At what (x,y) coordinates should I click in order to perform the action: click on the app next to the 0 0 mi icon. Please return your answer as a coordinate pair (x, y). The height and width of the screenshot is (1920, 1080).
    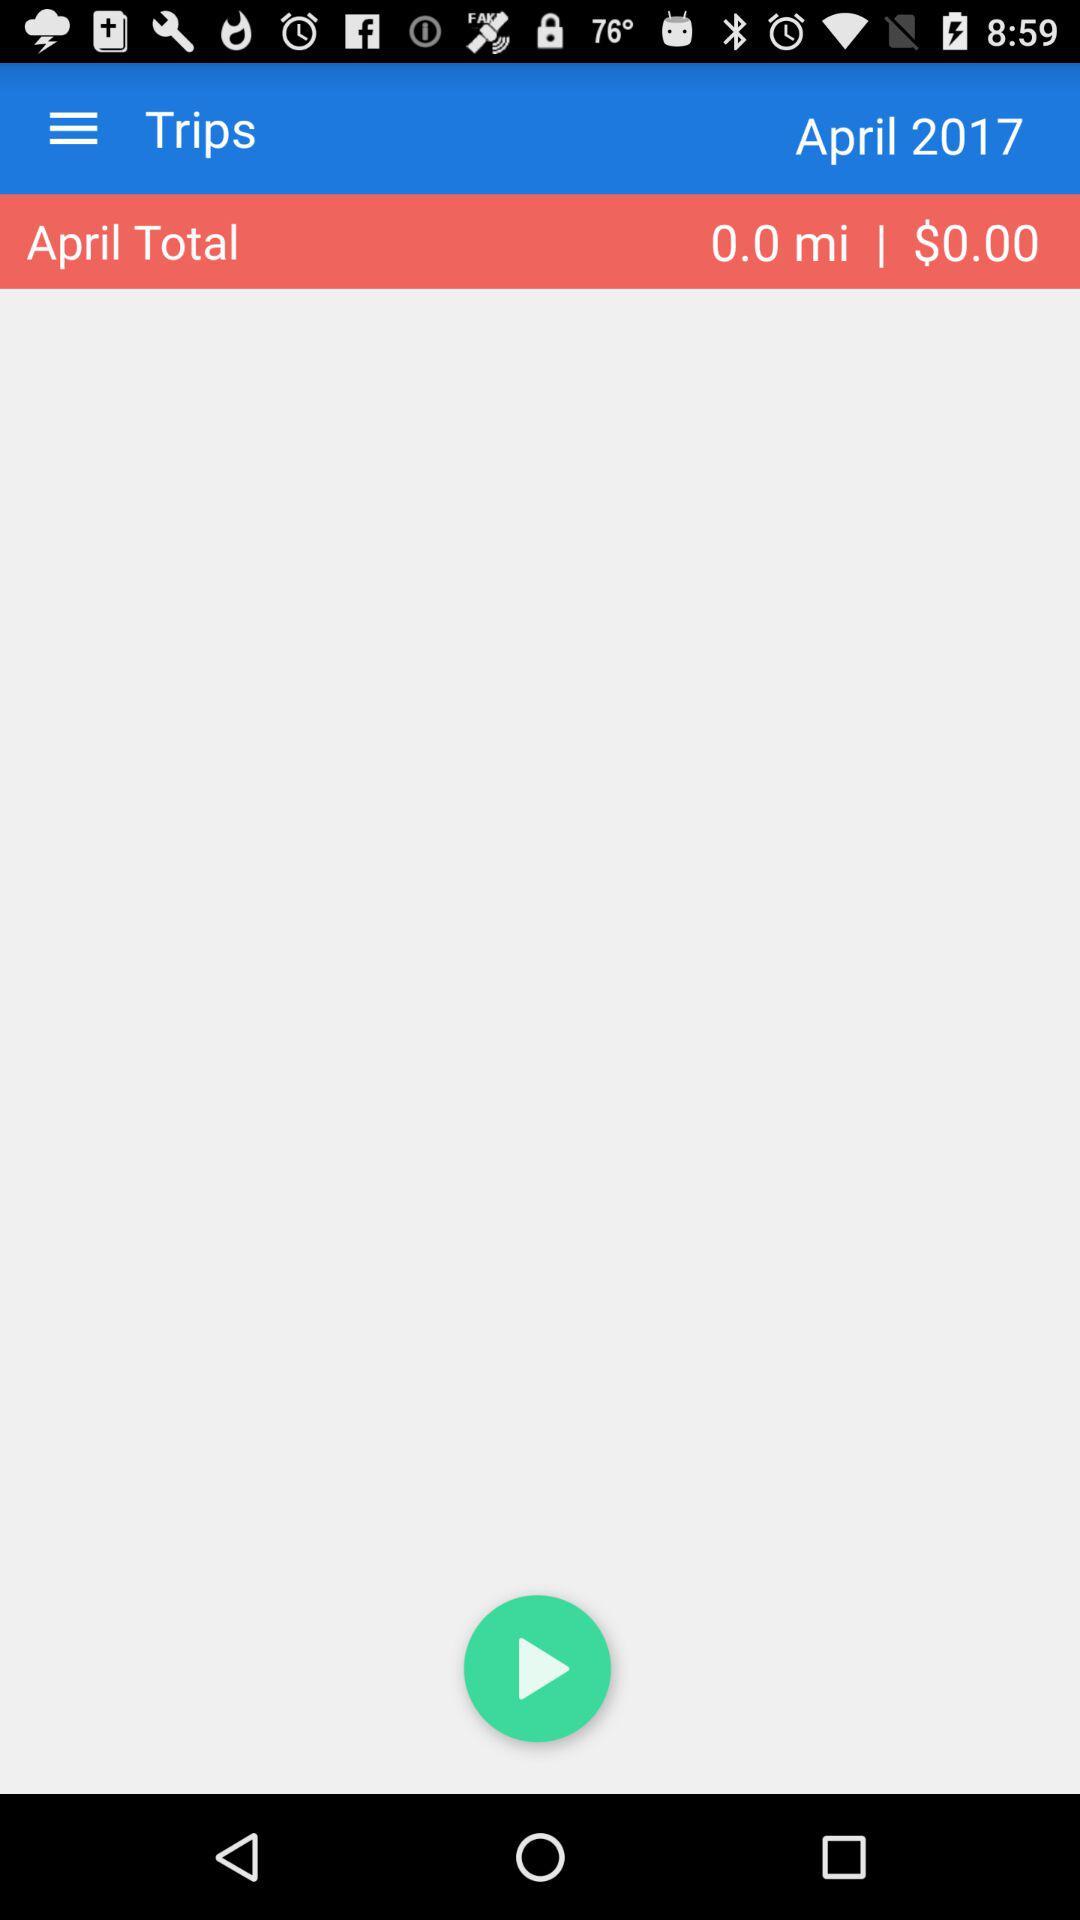
    Looking at the image, I should click on (132, 240).